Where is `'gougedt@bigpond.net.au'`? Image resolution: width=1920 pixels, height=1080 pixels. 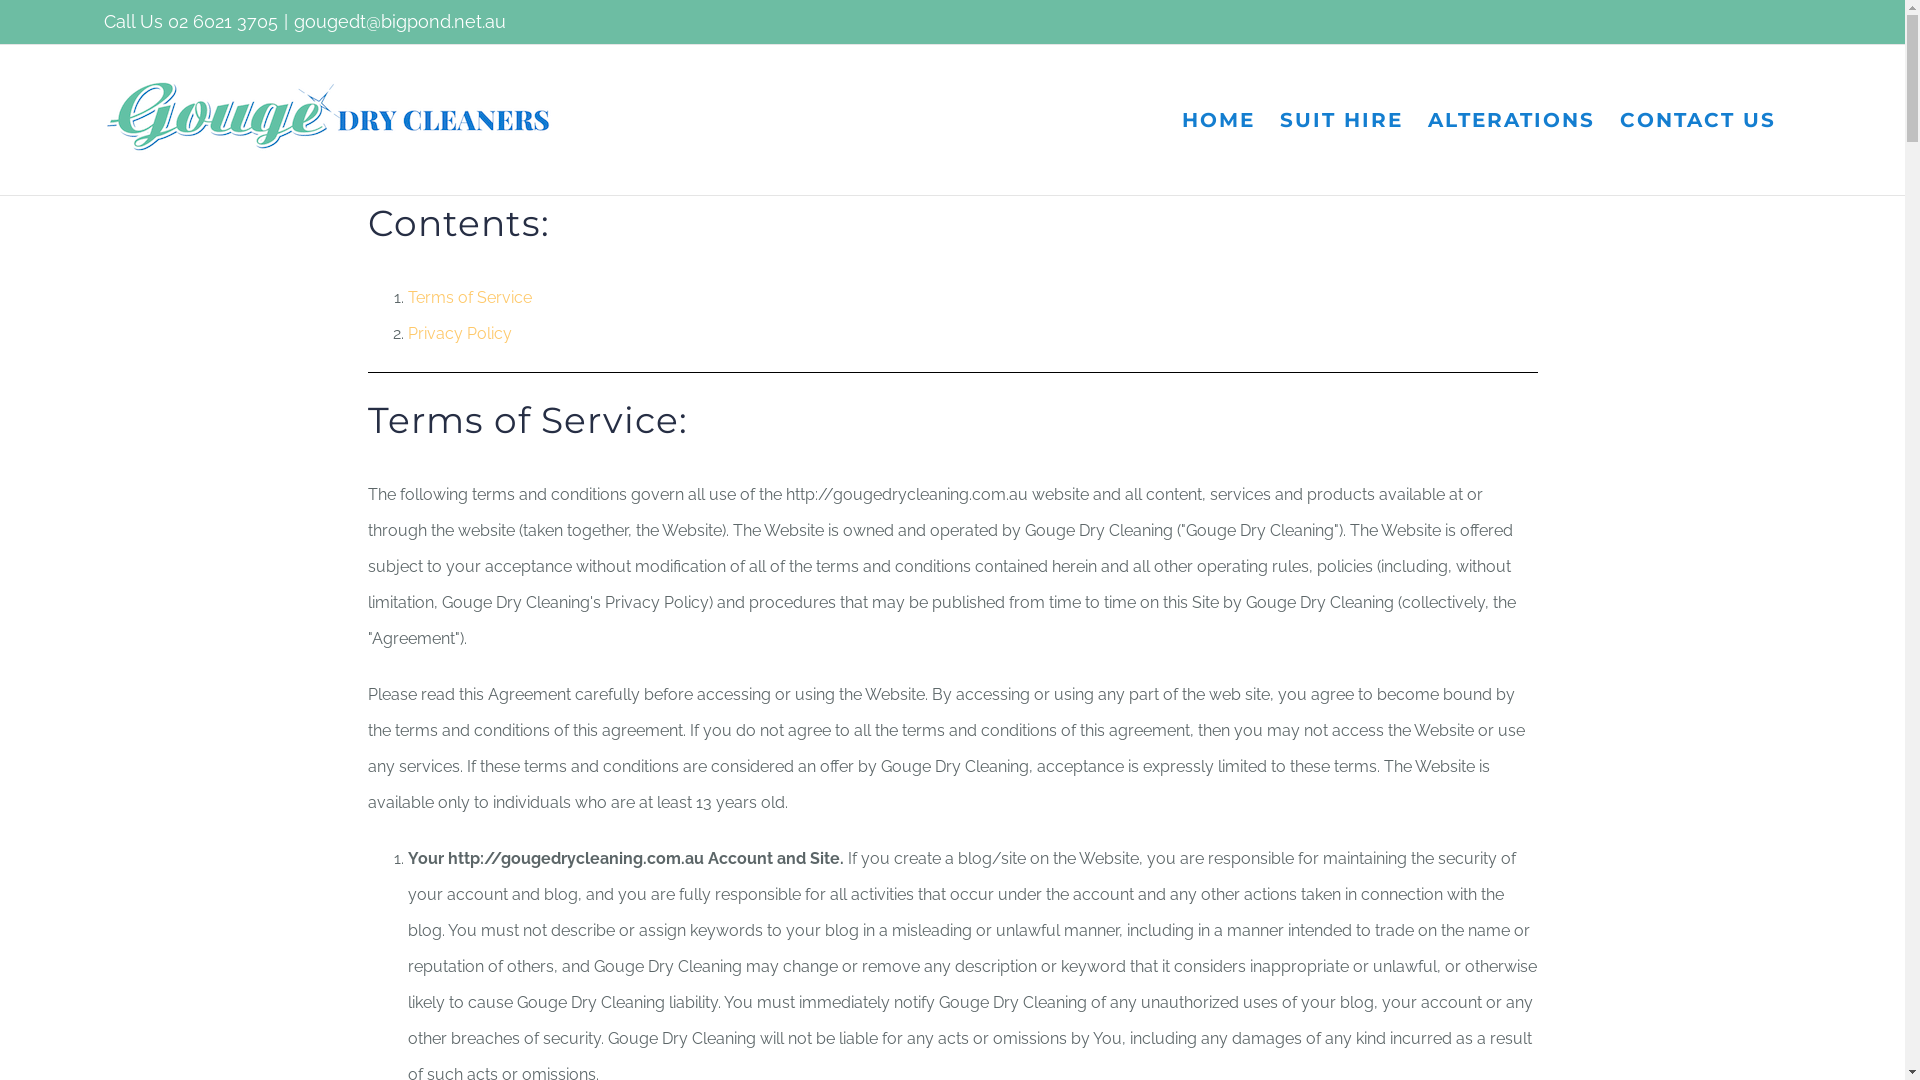
'gougedt@bigpond.net.au' is located at coordinates (399, 21).